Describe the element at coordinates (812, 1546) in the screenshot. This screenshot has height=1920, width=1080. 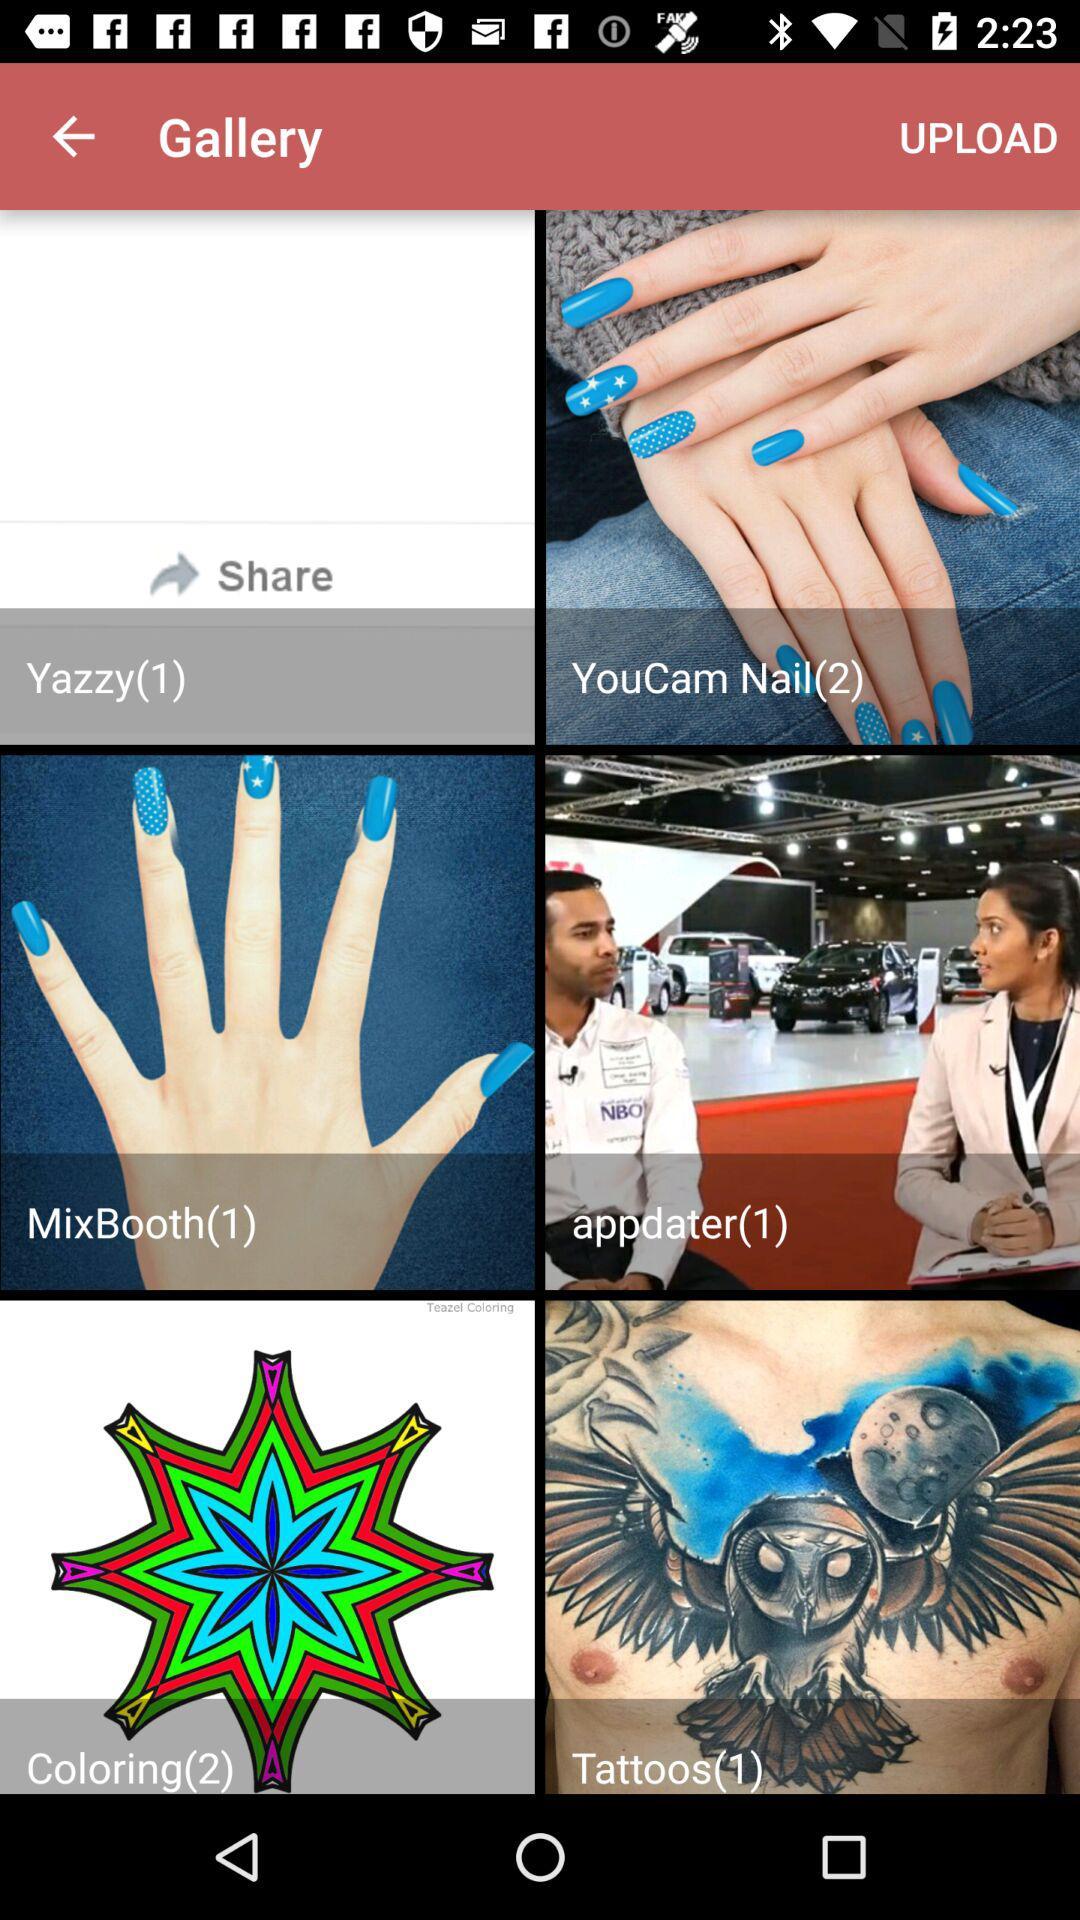
I see `tattoos` at that location.